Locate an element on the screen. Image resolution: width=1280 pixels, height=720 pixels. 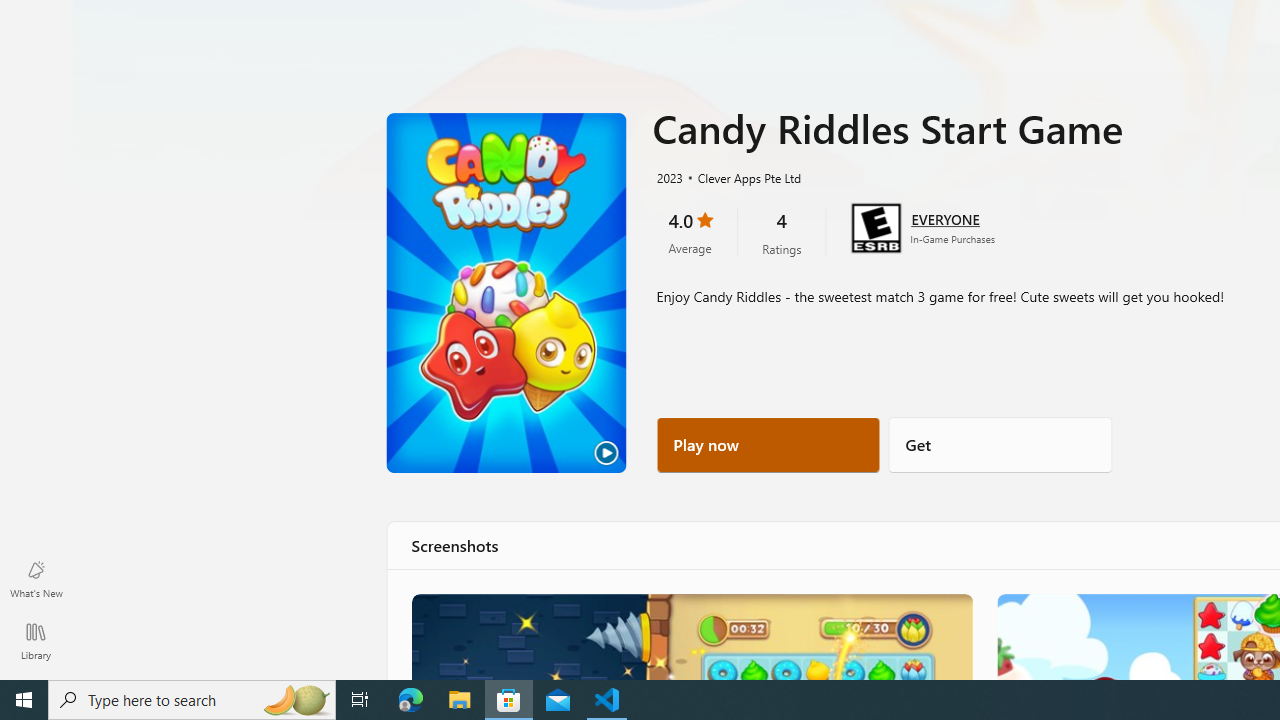
'4.0 stars. Click to skip to ratings and reviews' is located at coordinates (689, 231).